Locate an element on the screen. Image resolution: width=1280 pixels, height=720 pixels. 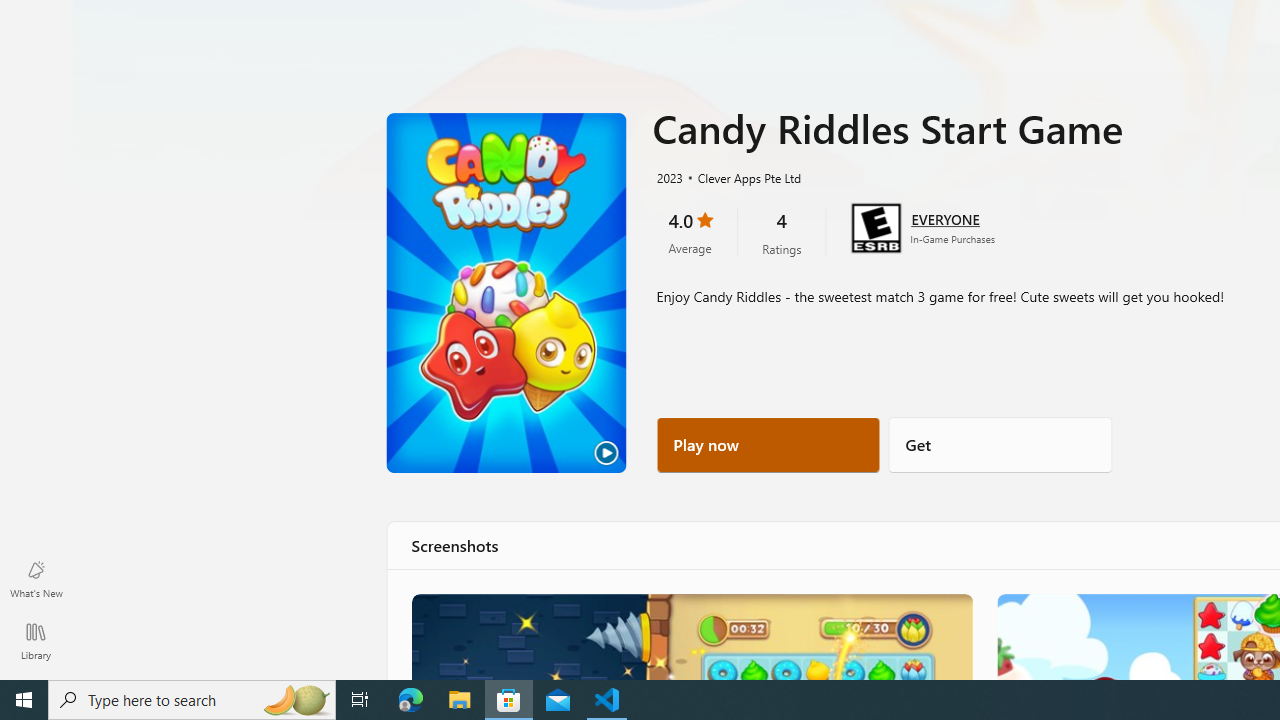
'4.0 stars. Click to skip to ratings and reviews' is located at coordinates (689, 231).